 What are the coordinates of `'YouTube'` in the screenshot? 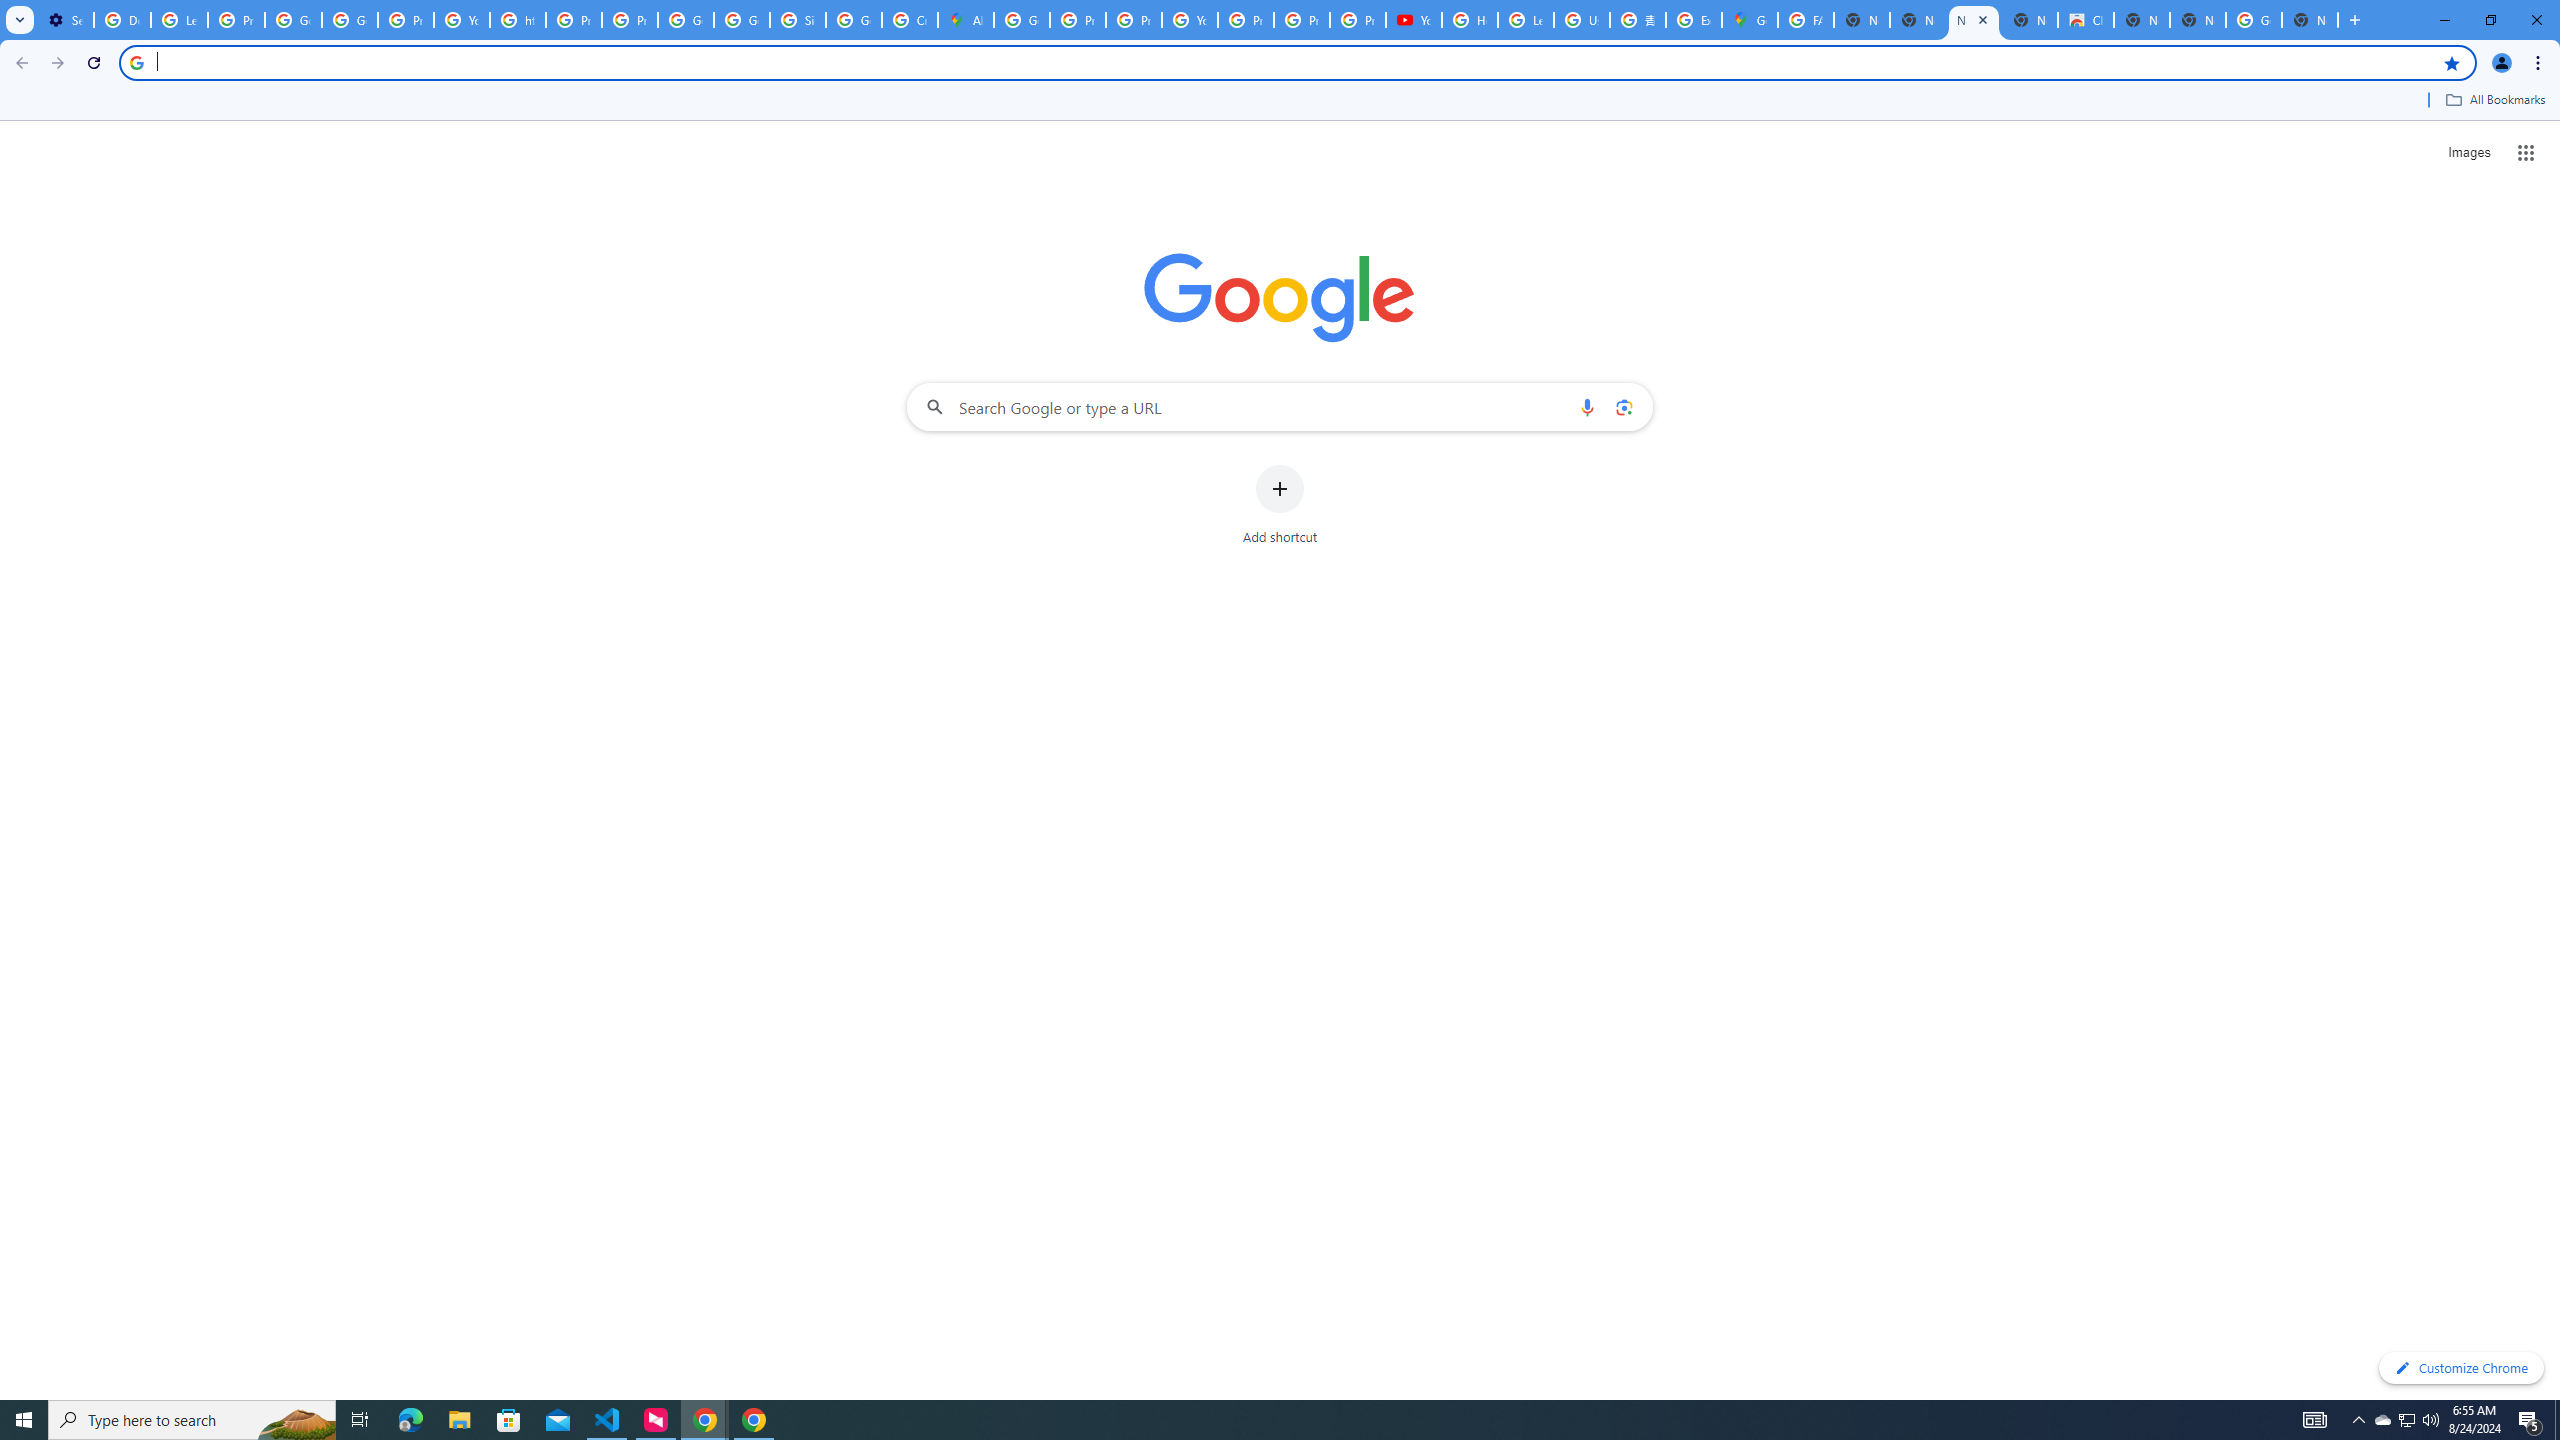 It's located at (461, 19).